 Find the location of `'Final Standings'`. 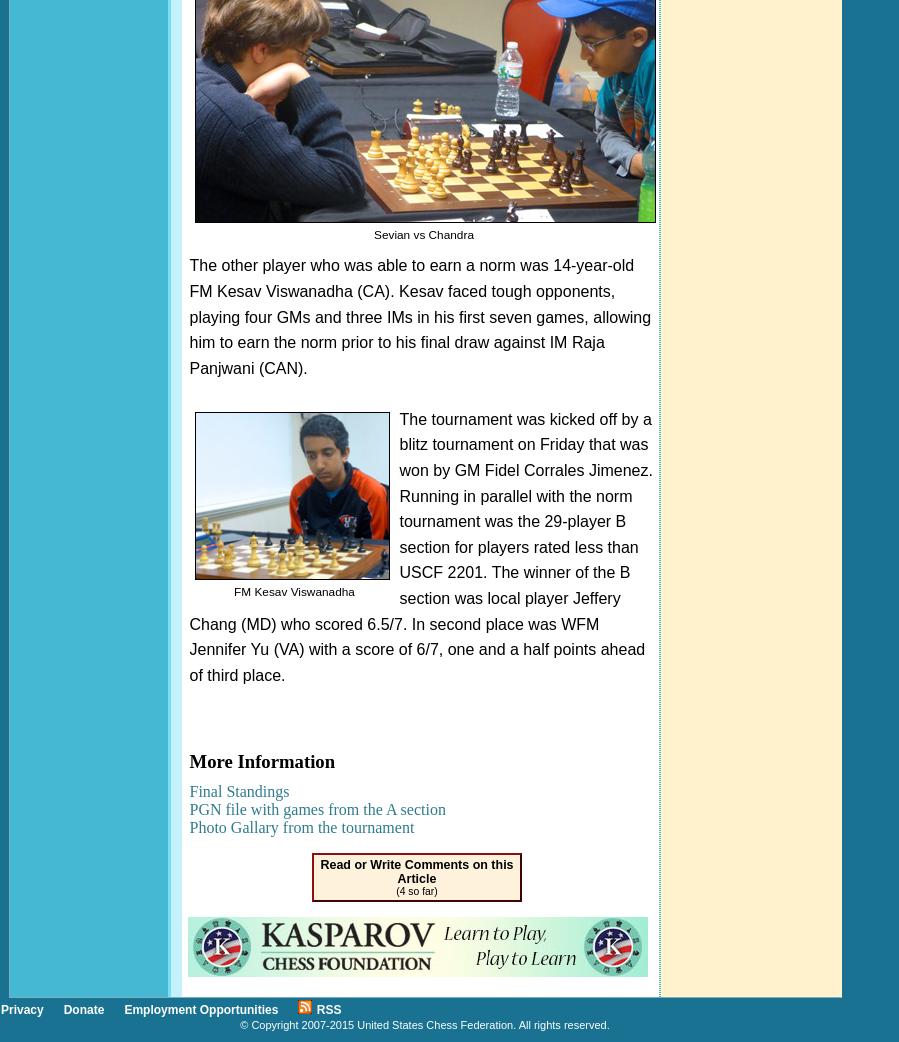

'Final Standings' is located at coordinates (239, 790).